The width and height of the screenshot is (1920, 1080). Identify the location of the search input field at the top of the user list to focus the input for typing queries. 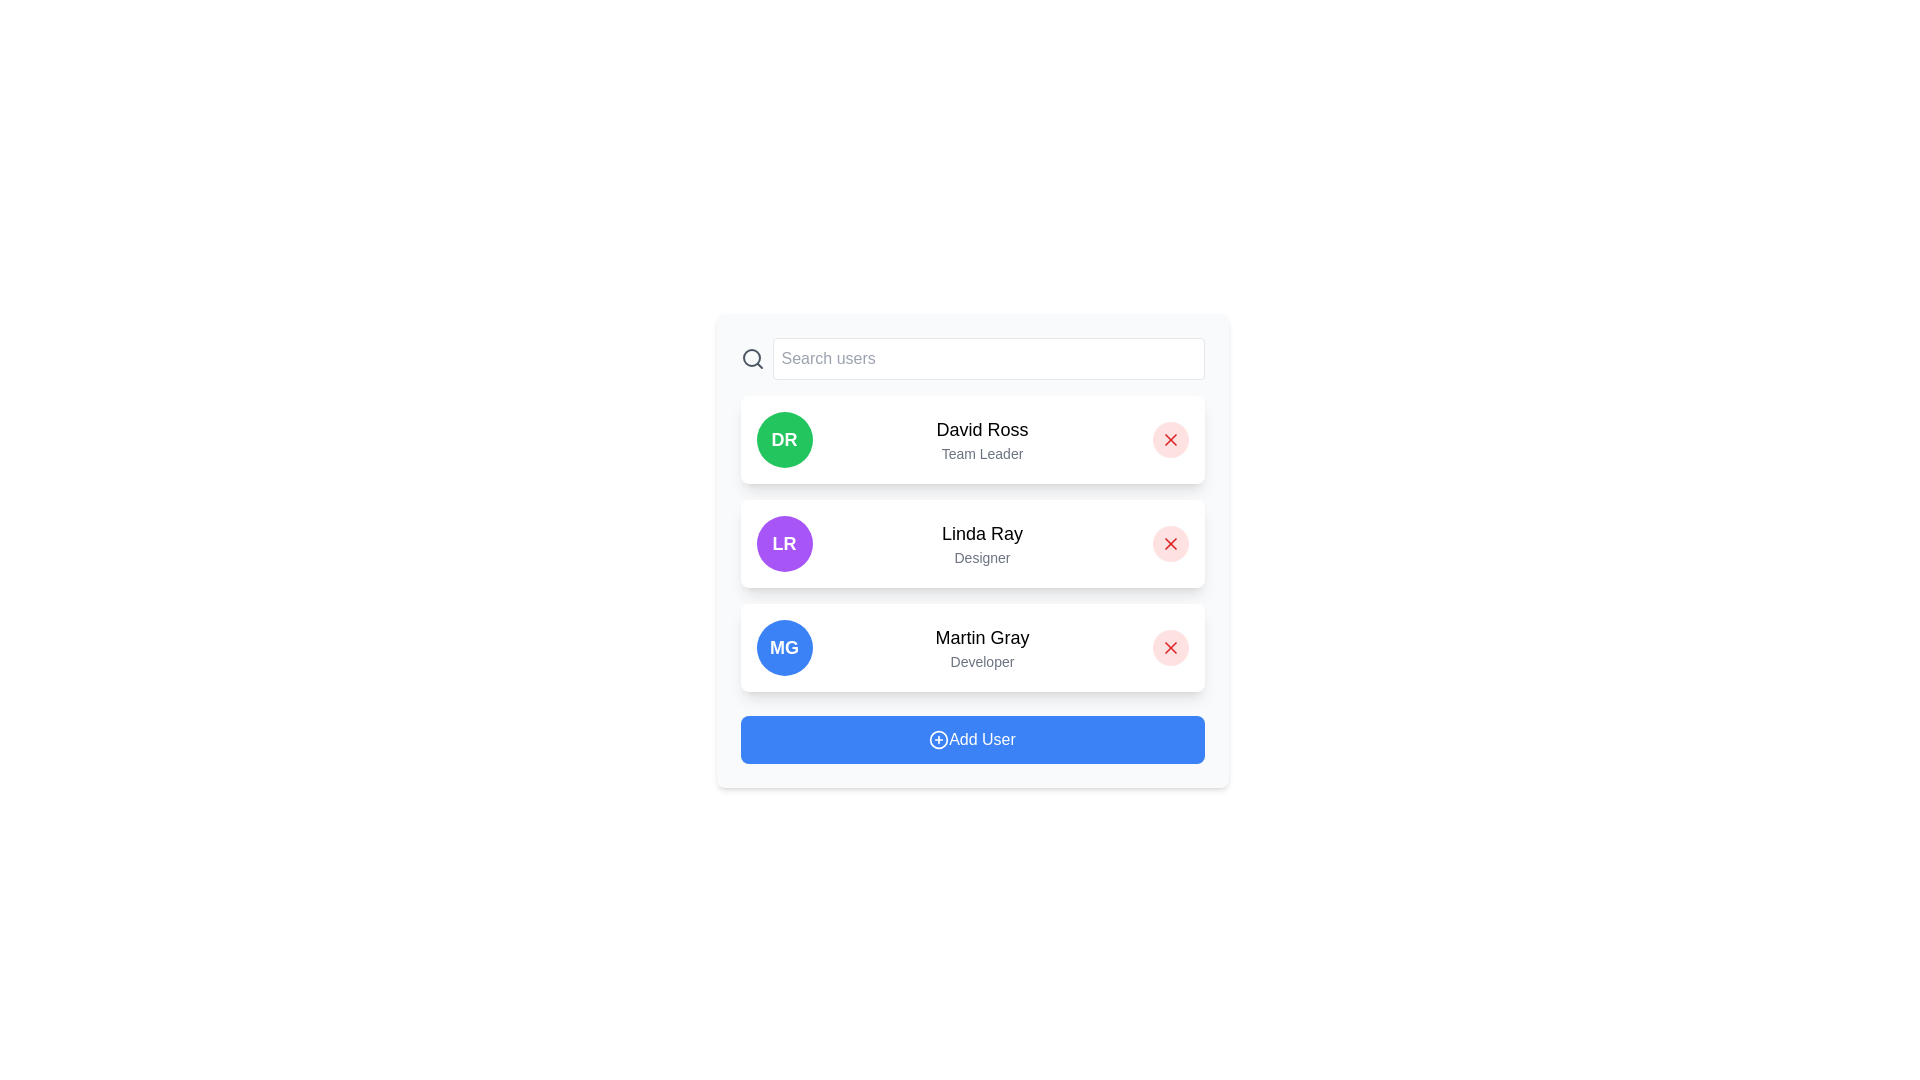
(972, 357).